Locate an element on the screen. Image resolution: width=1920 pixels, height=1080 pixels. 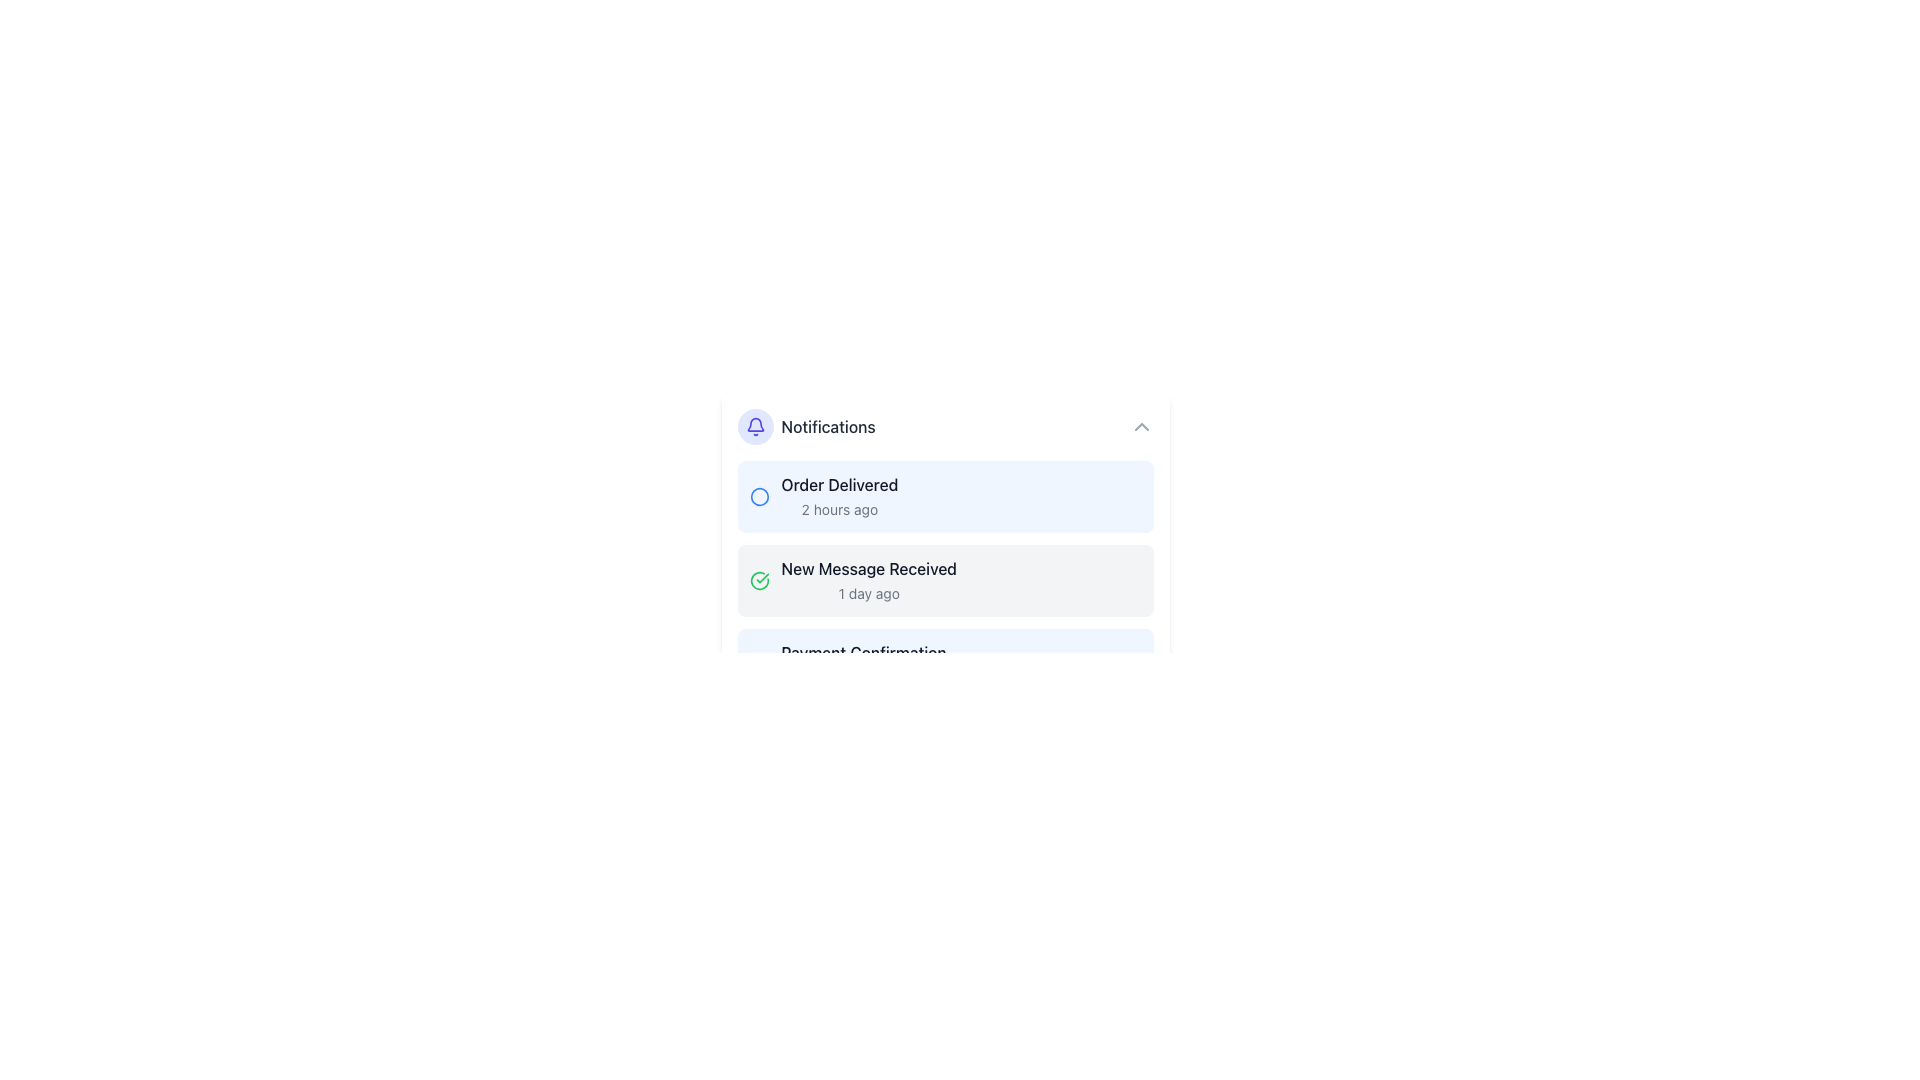
the circular button with a light indigo-blue background and a bell icon, located in the 'Notifications' section is located at coordinates (754, 426).